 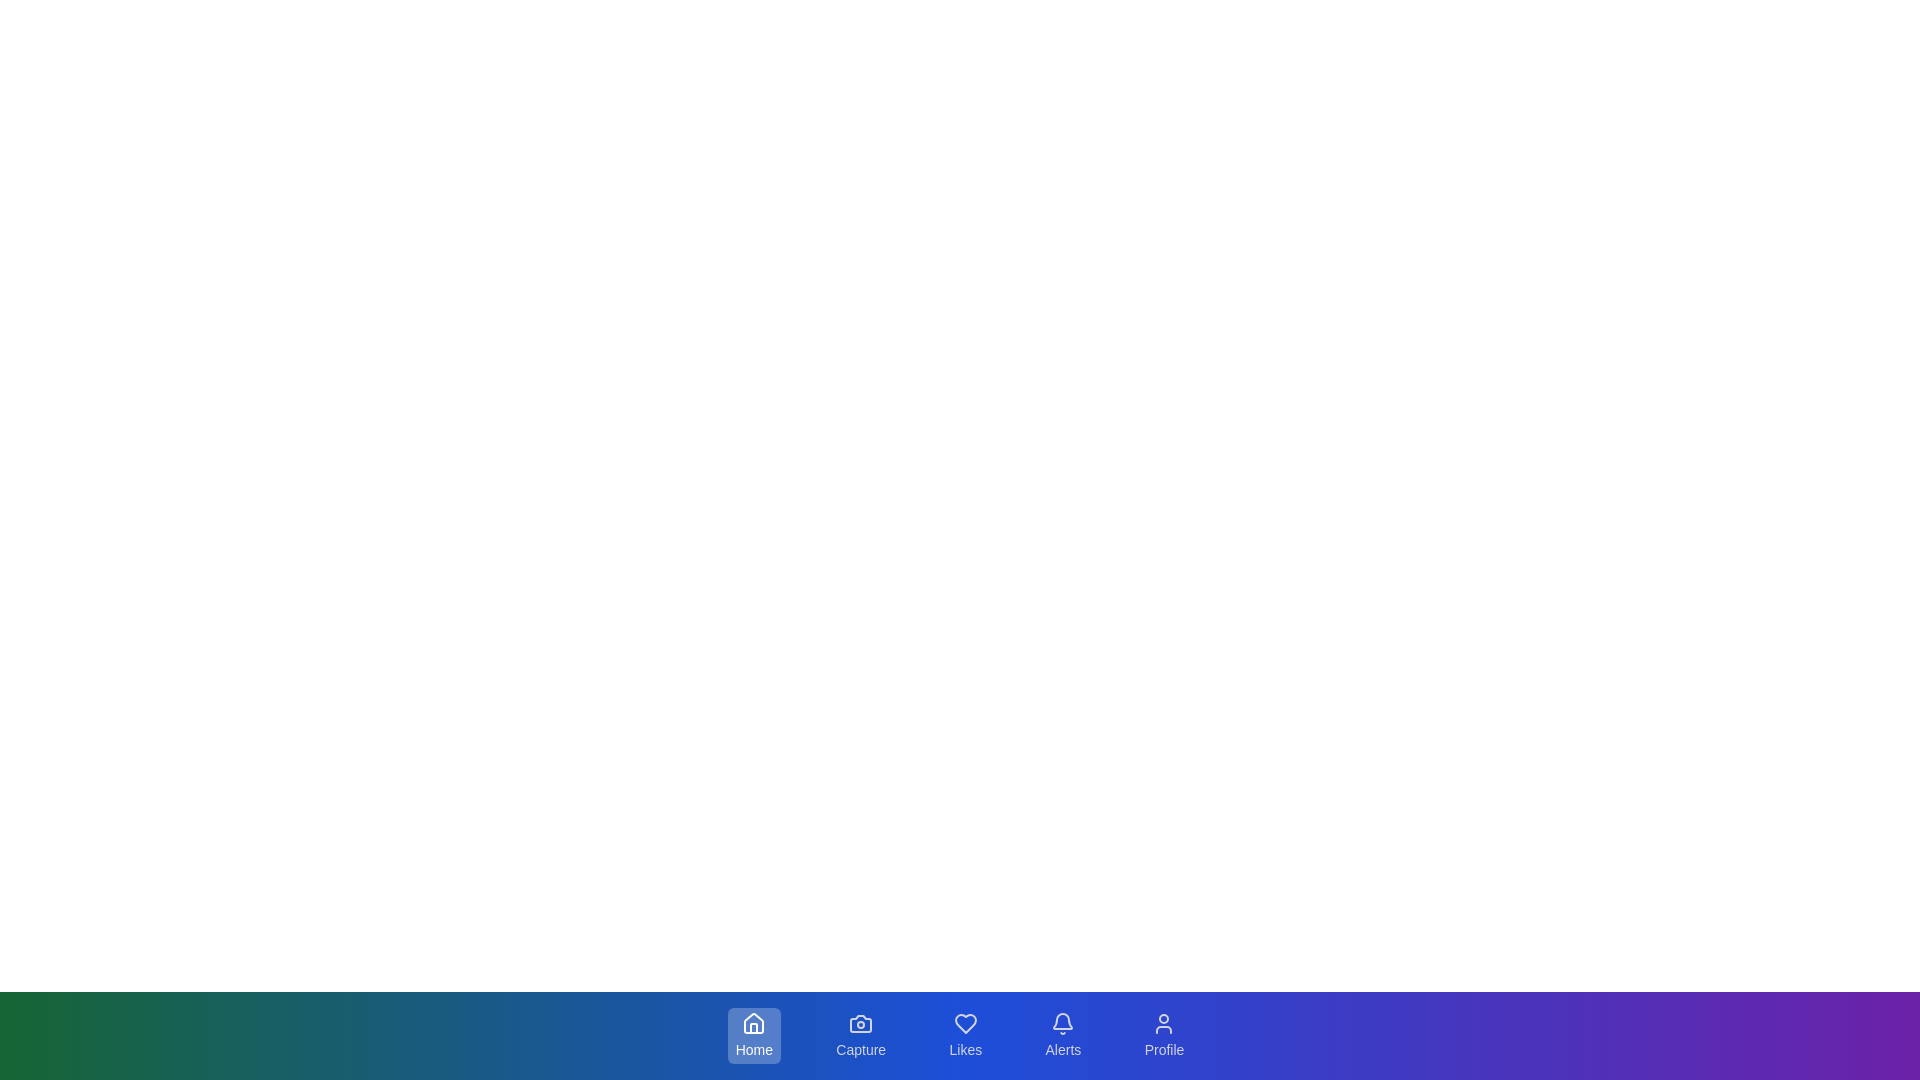 I want to click on the button labeled Home to observe the visual feedback, so click(x=752, y=1035).